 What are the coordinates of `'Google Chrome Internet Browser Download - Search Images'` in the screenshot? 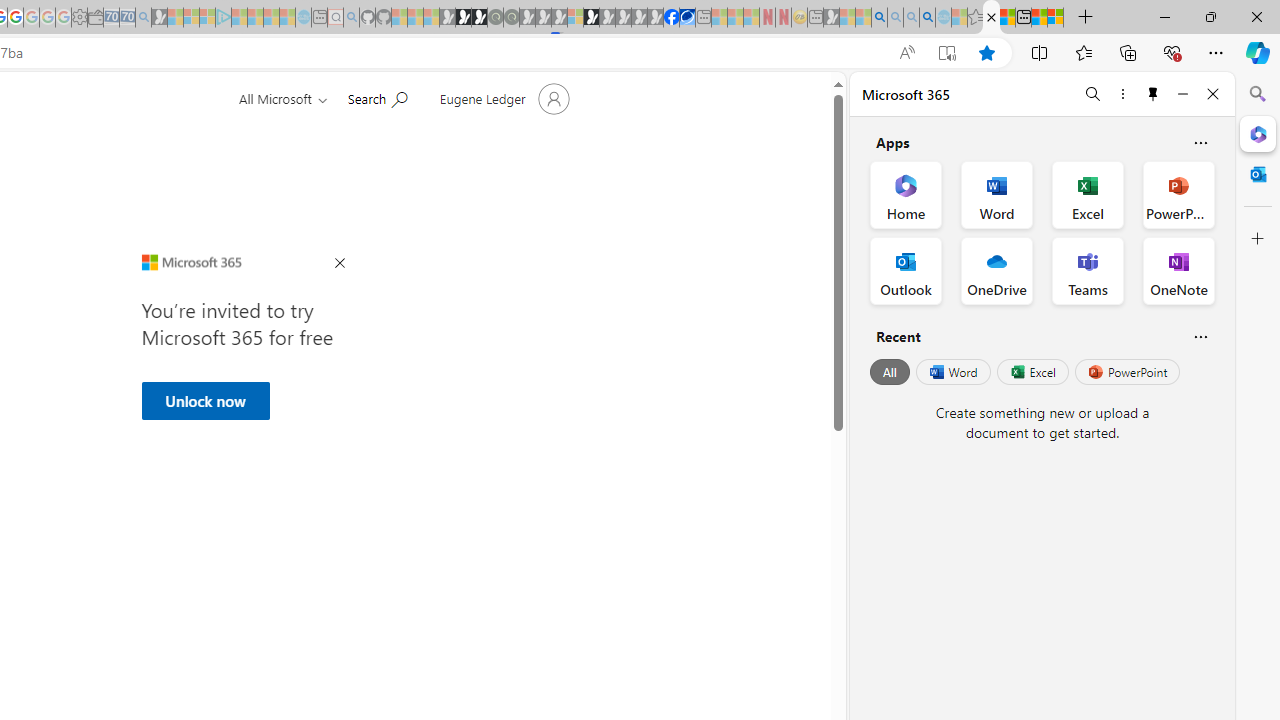 It's located at (927, 17).